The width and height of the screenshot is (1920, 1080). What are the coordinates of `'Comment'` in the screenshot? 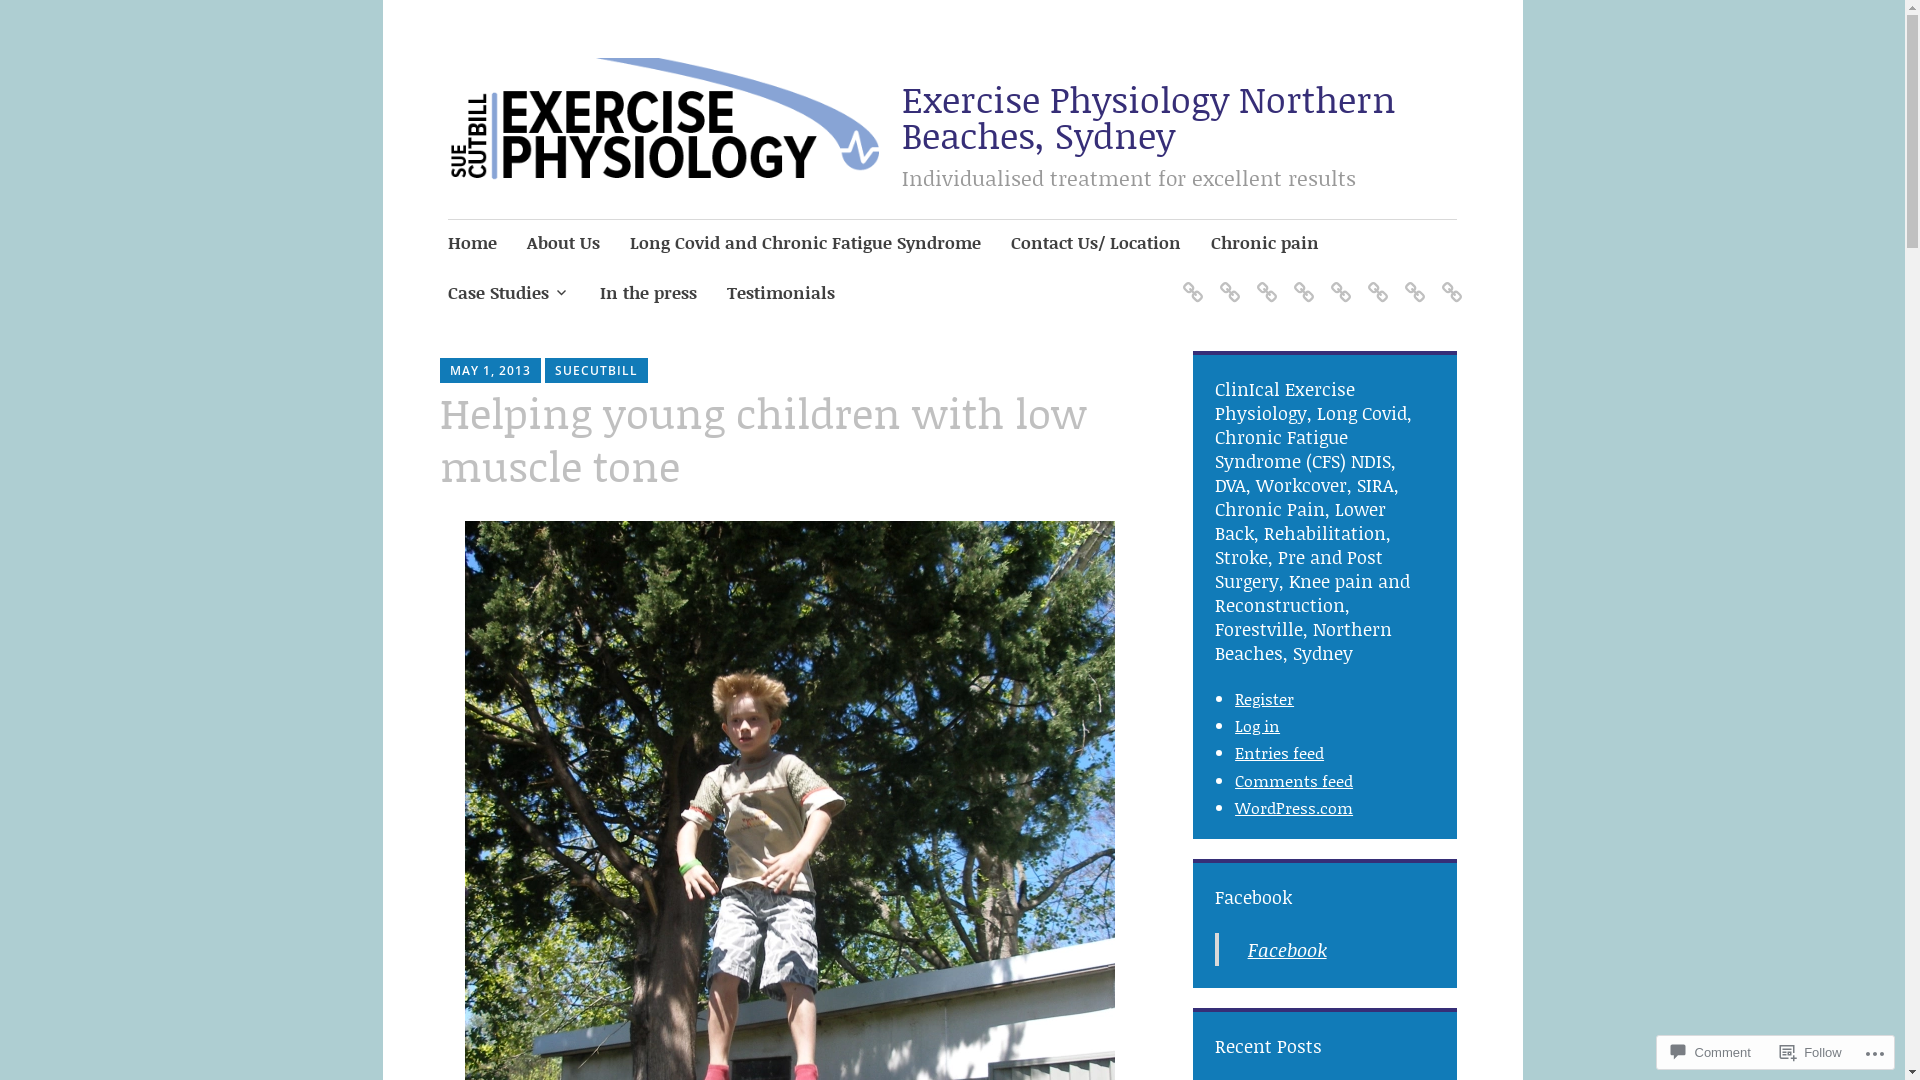 It's located at (1708, 1051).